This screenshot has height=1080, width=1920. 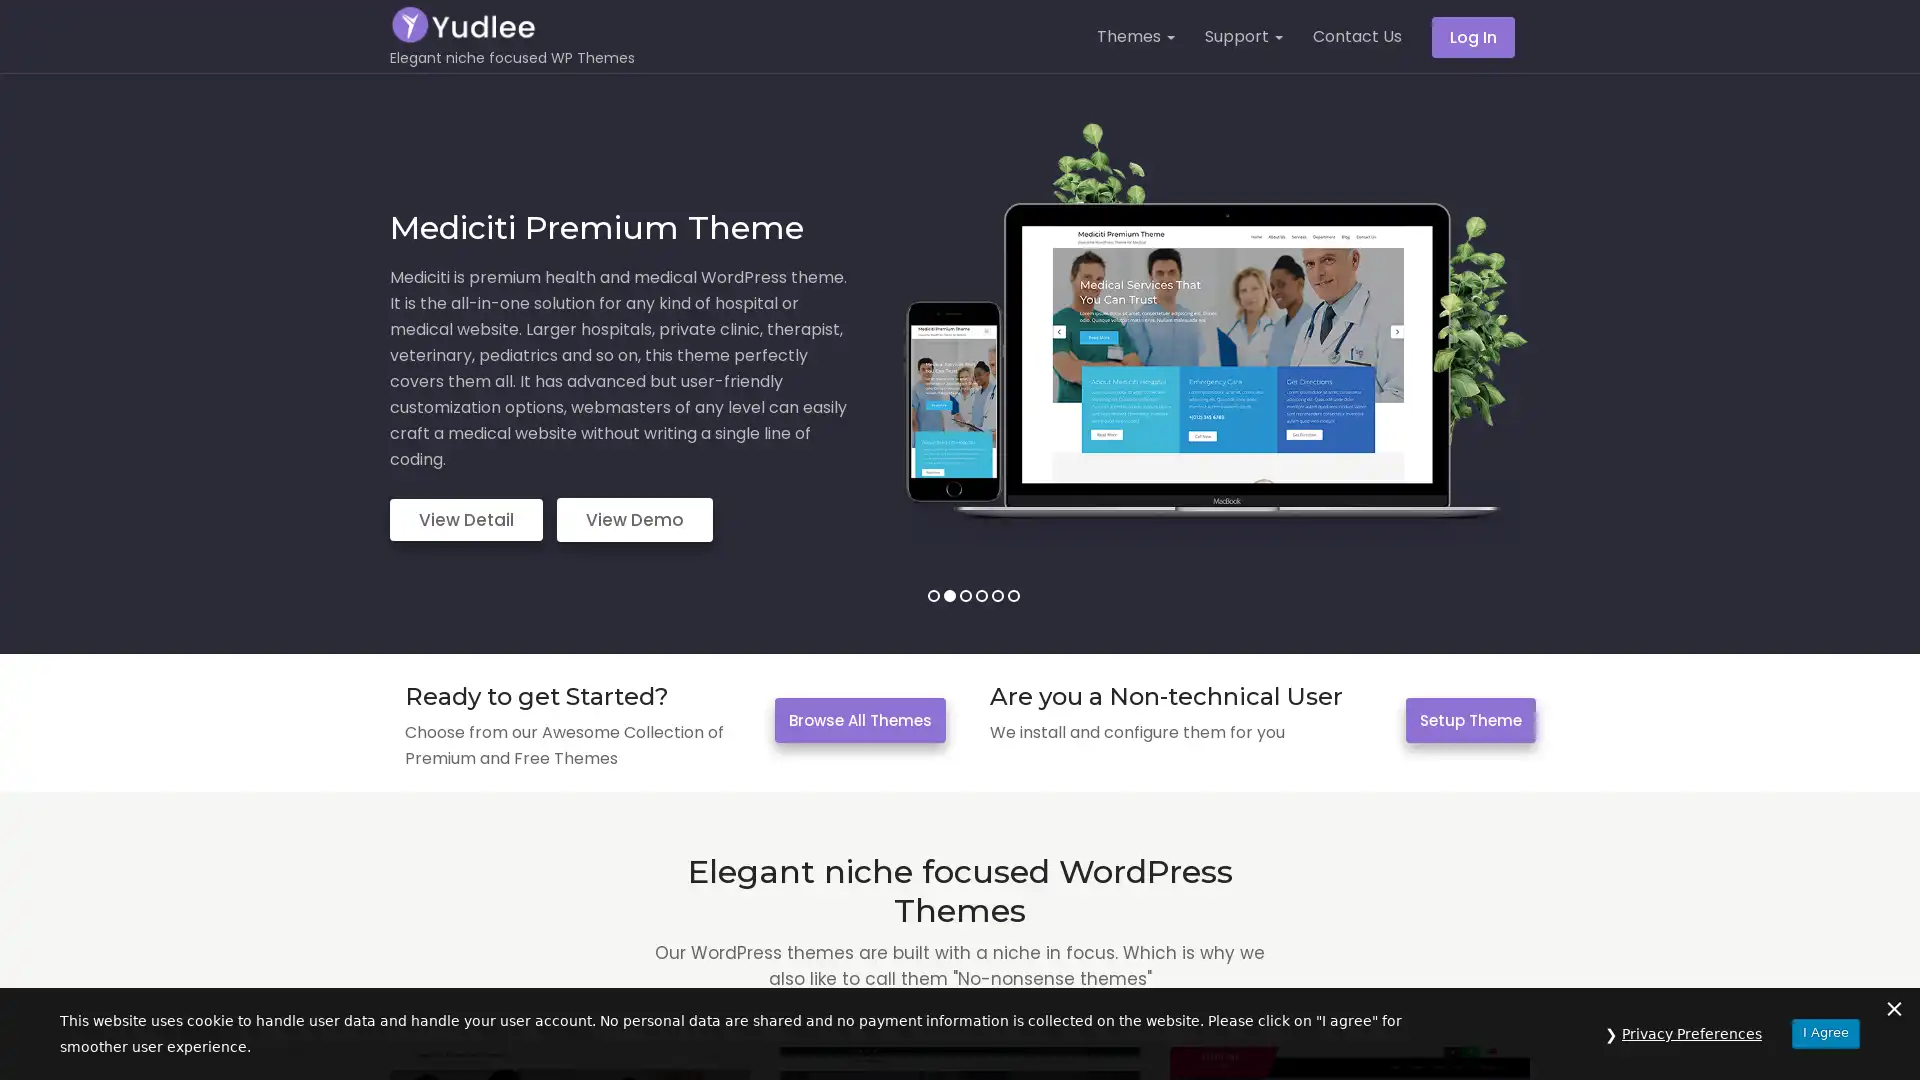 I want to click on 4, so click(x=980, y=595).